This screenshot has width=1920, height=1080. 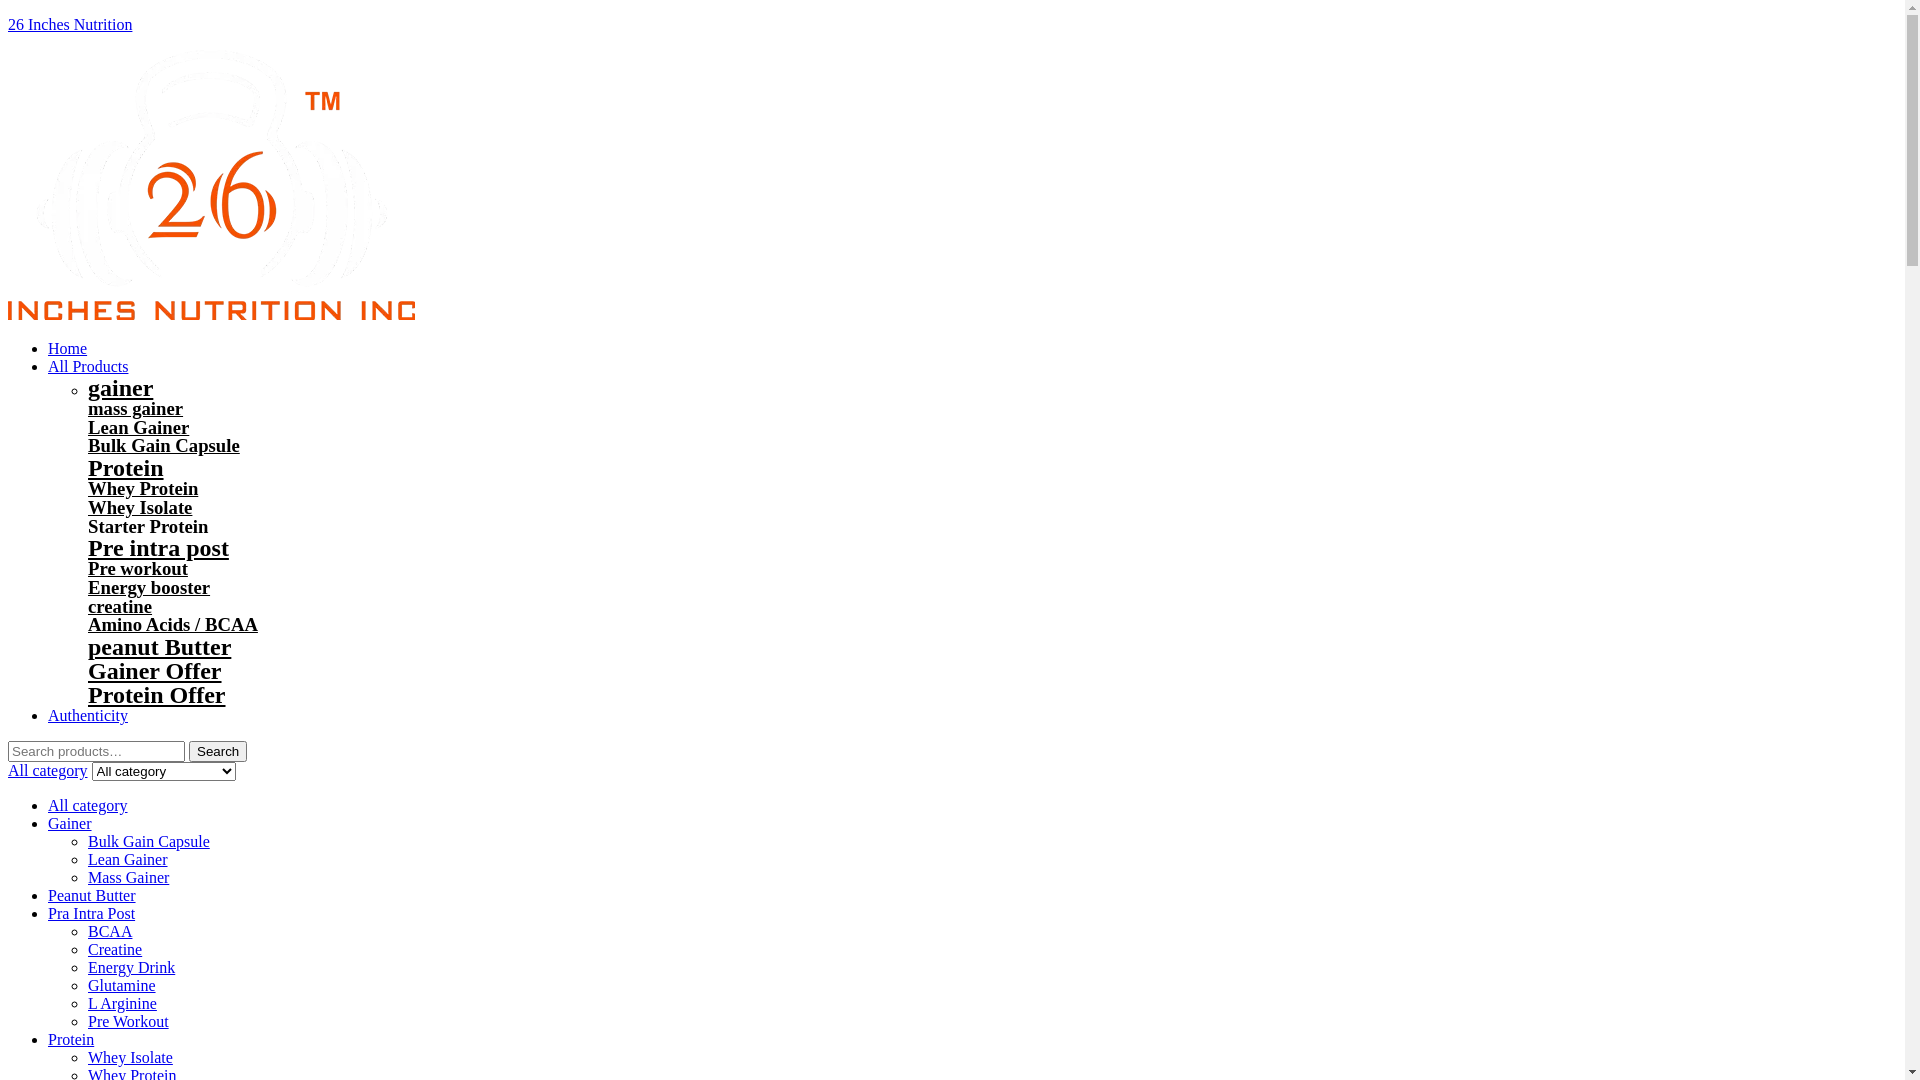 What do you see at coordinates (48, 366) in the screenshot?
I see `'All Products'` at bounding box center [48, 366].